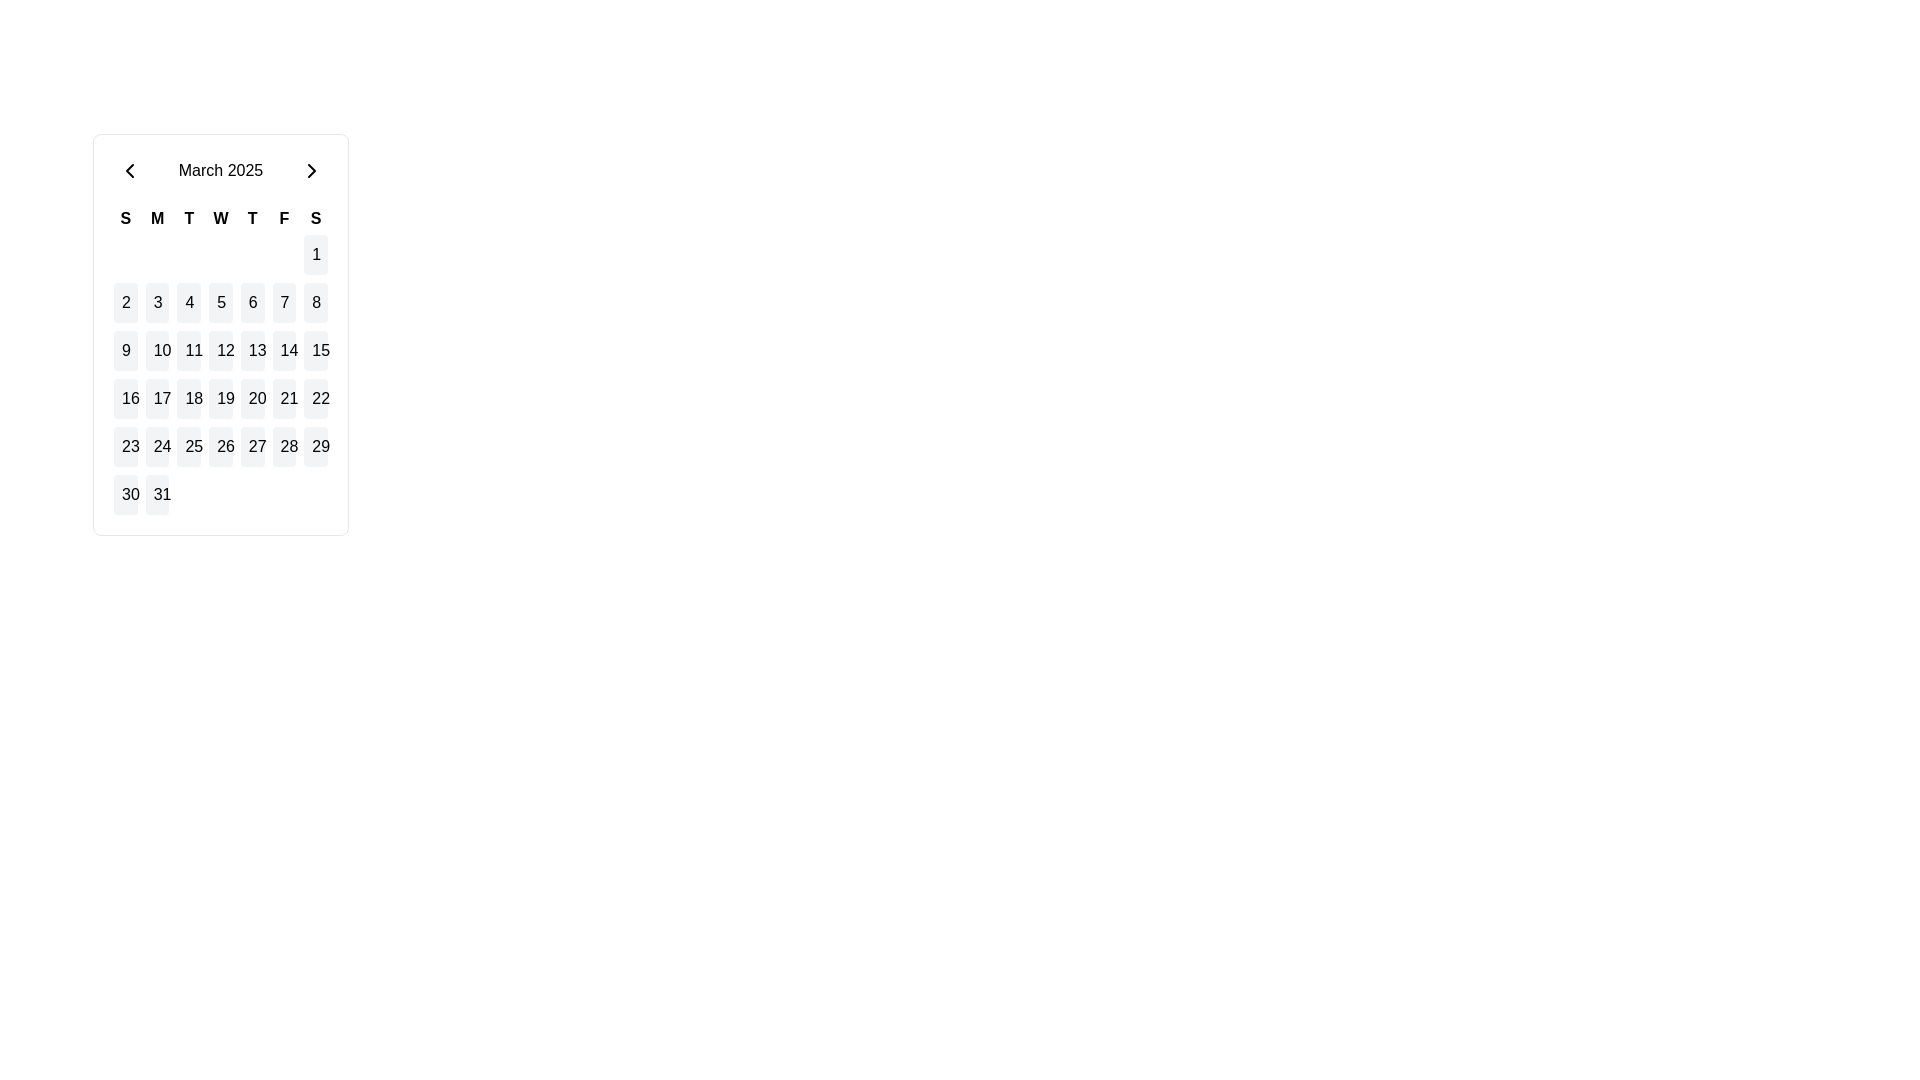 The height and width of the screenshot is (1080, 1920). I want to click on from the button representing March 10, 2025, located in the fourth column of the third row under 'F' for Friday, so click(156, 350).